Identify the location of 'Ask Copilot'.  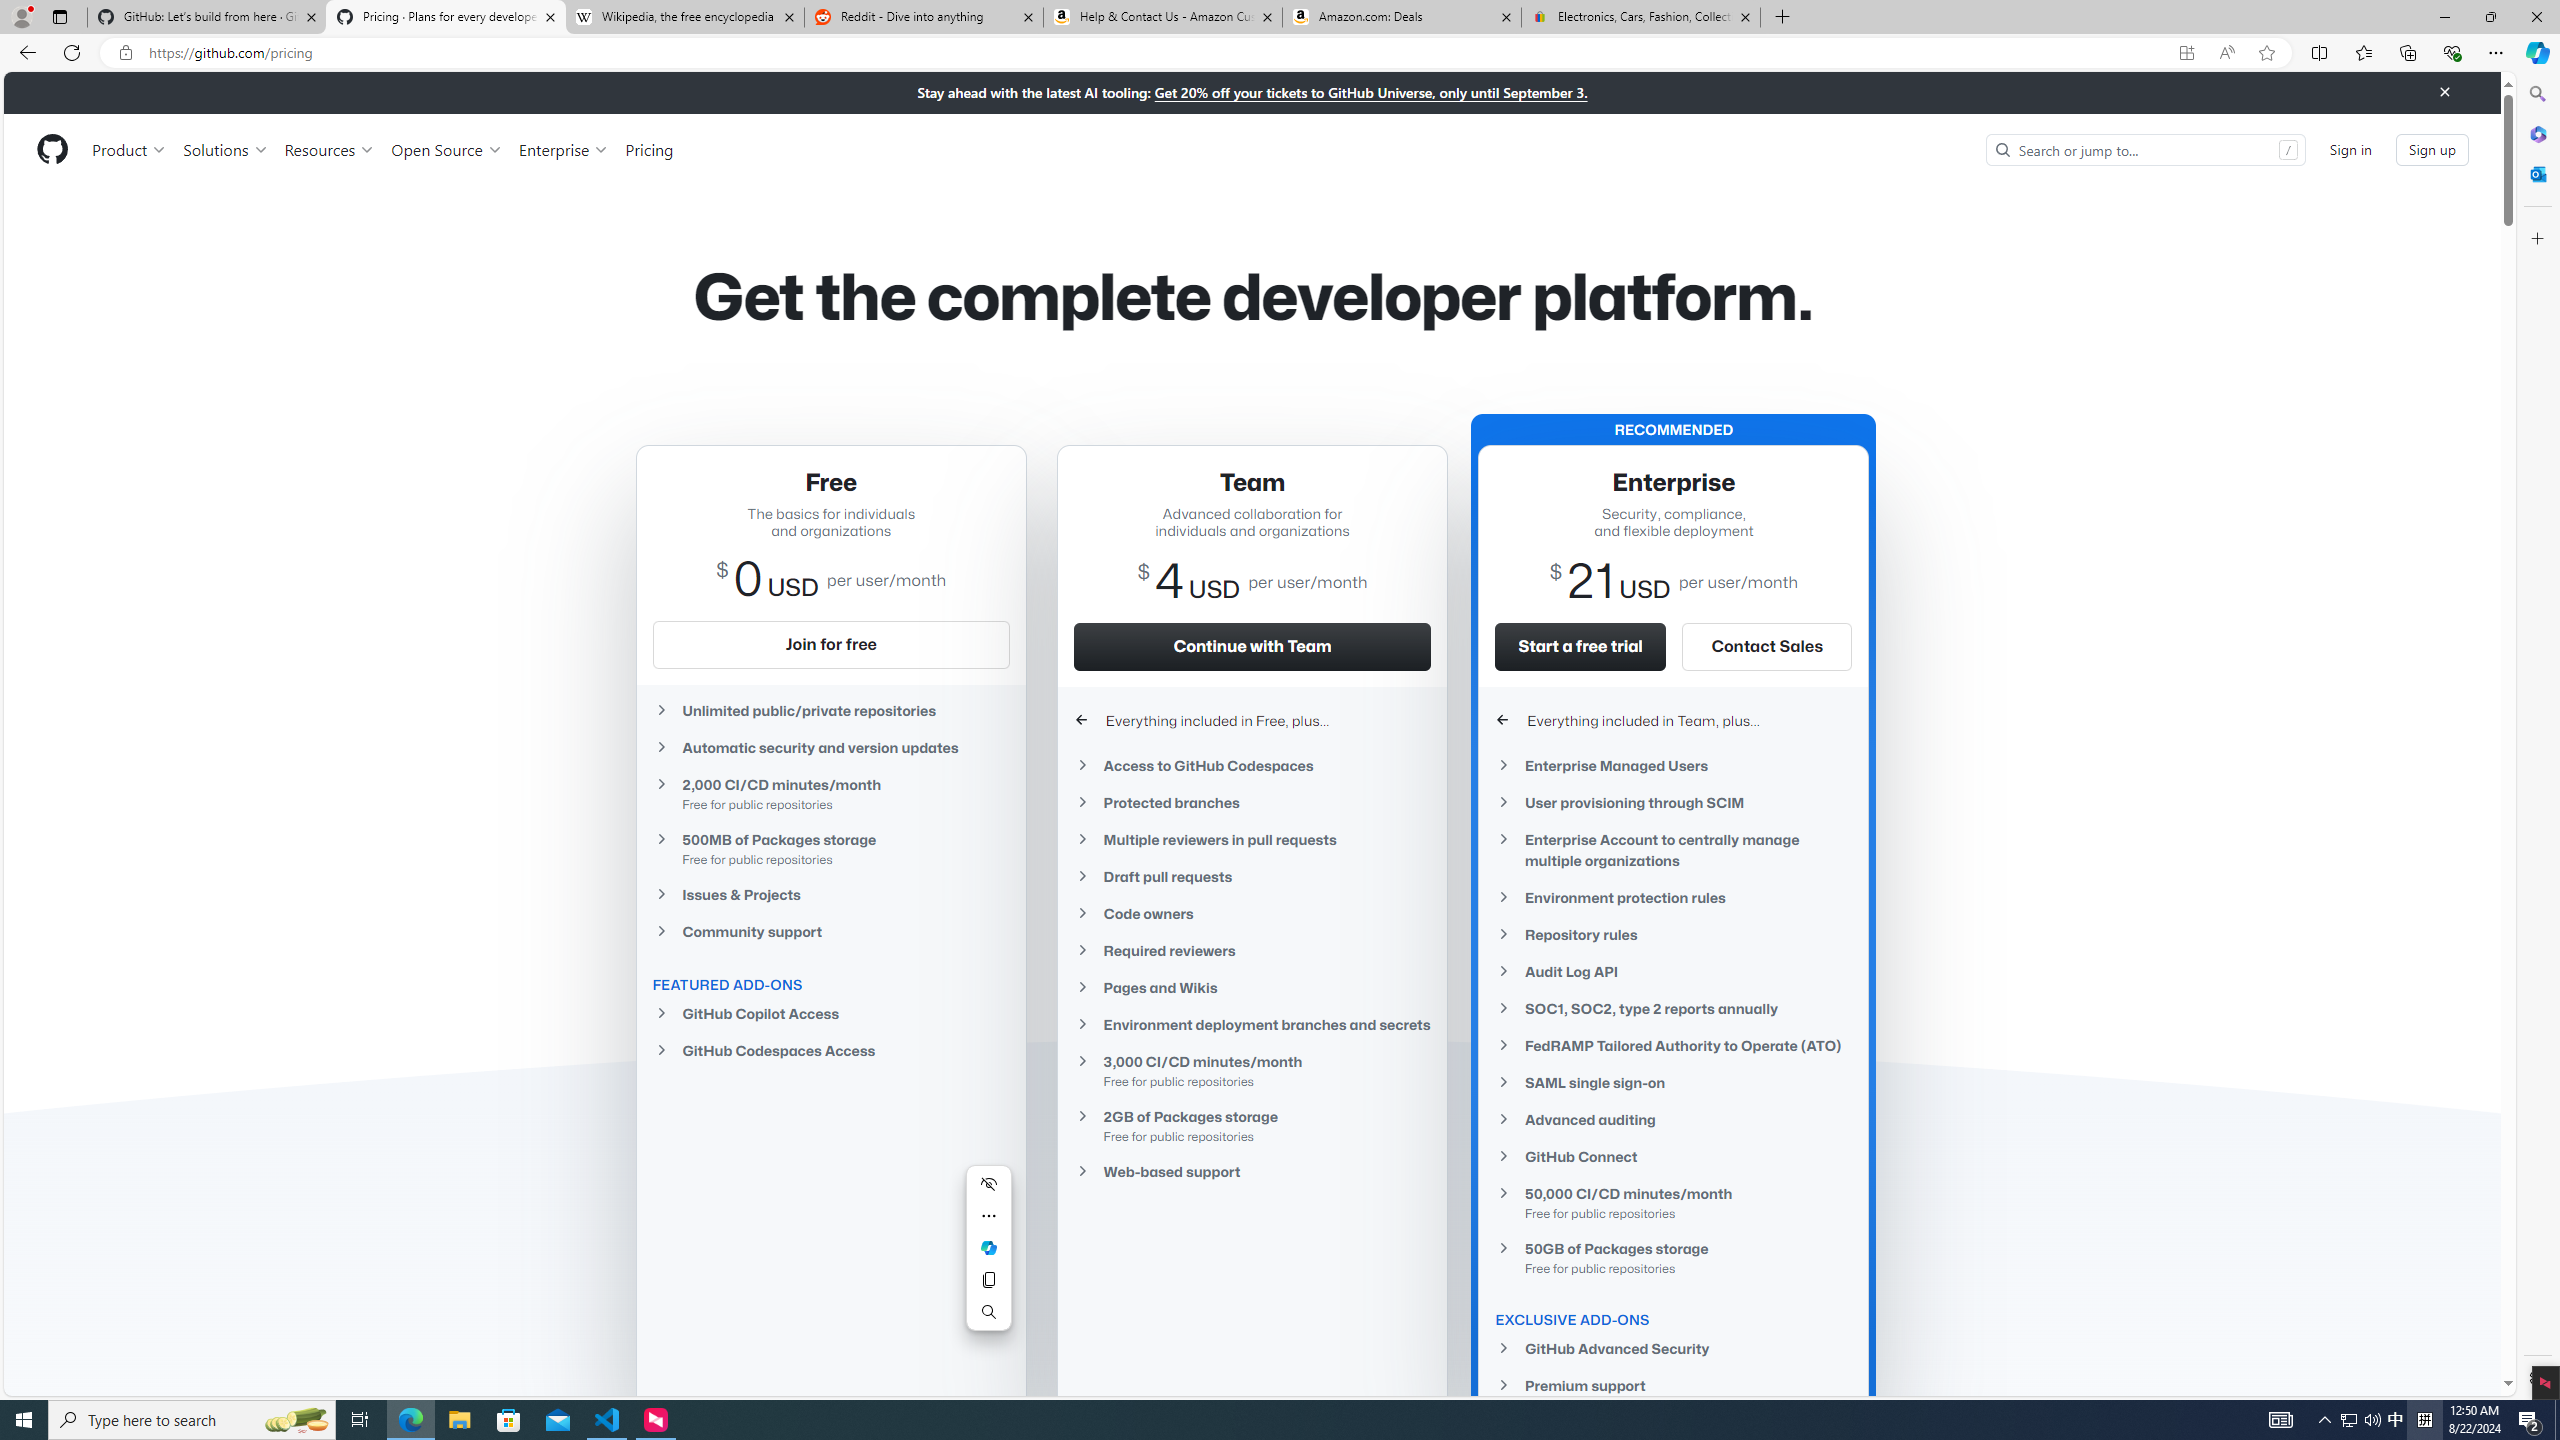
(988, 1248).